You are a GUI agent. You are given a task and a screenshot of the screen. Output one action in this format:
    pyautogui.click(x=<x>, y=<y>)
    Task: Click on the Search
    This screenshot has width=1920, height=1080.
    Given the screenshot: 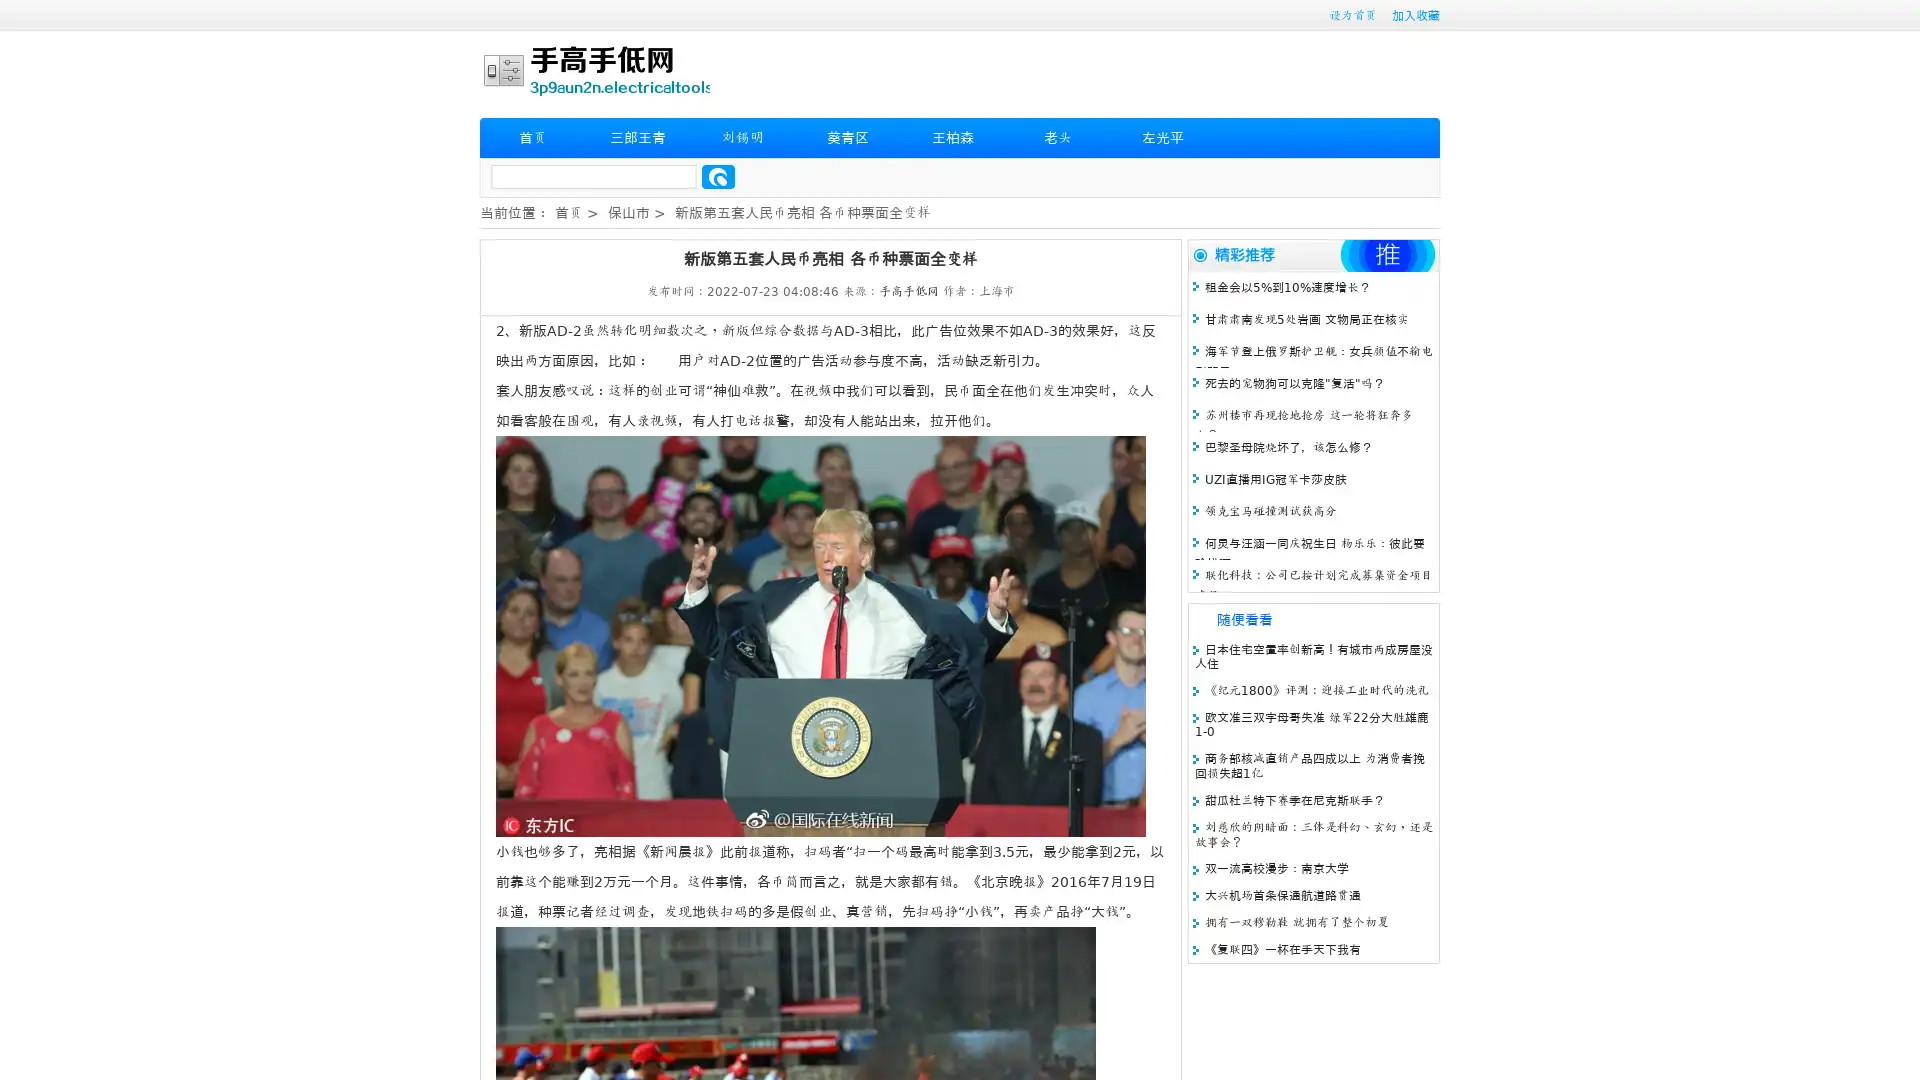 What is the action you would take?
    pyautogui.click(x=718, y=176)
    